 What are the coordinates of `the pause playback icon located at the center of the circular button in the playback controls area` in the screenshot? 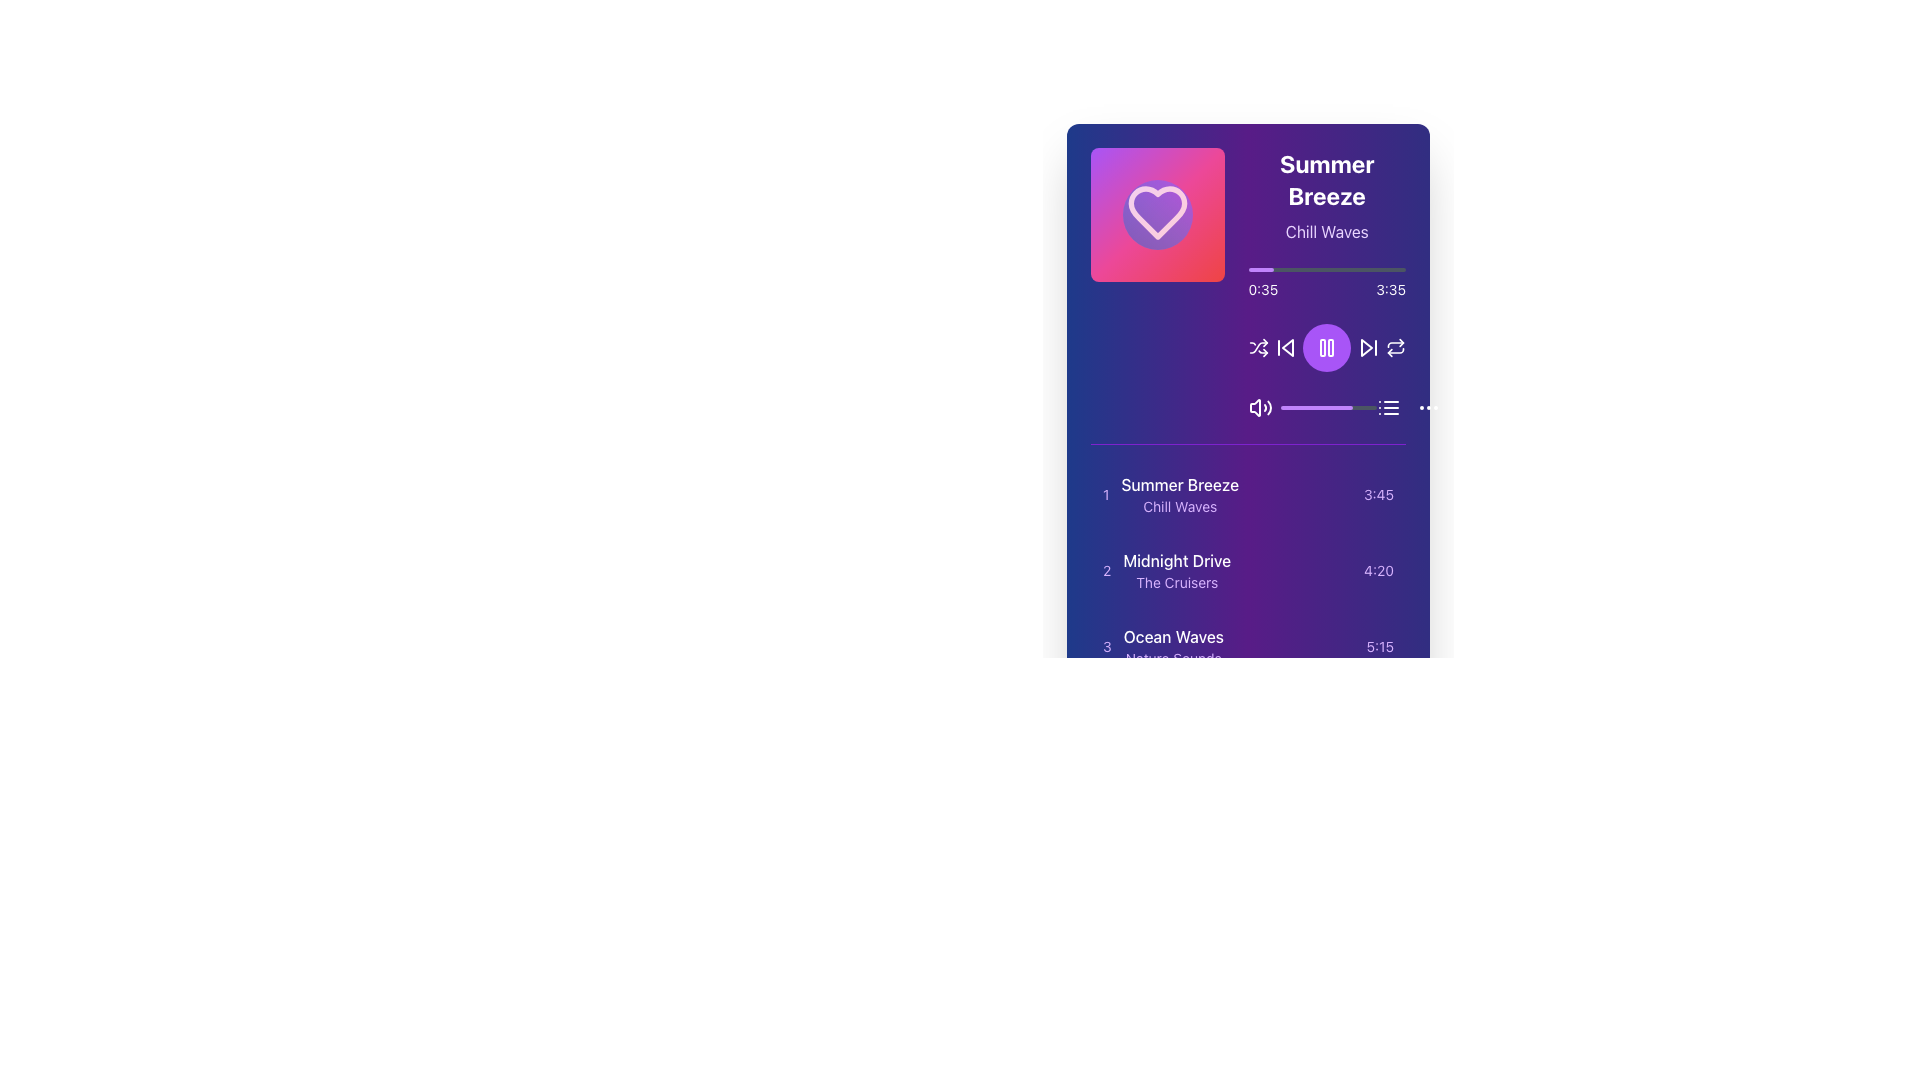 It's located at (1327, 346).